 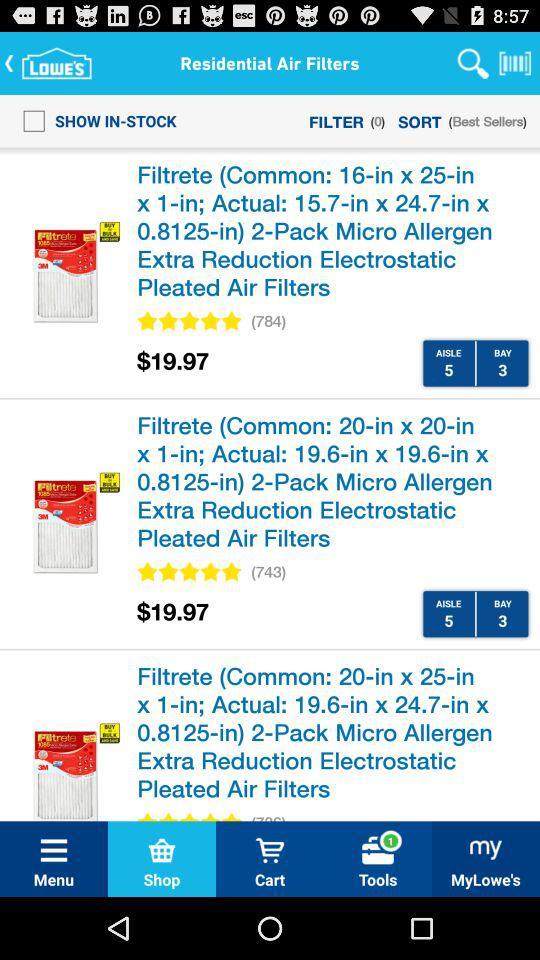 What do you see at coordinates (268, 572) in the screenshot?
I see `icon above the filtrete common 20 icon` at bounding box center [268, 572].